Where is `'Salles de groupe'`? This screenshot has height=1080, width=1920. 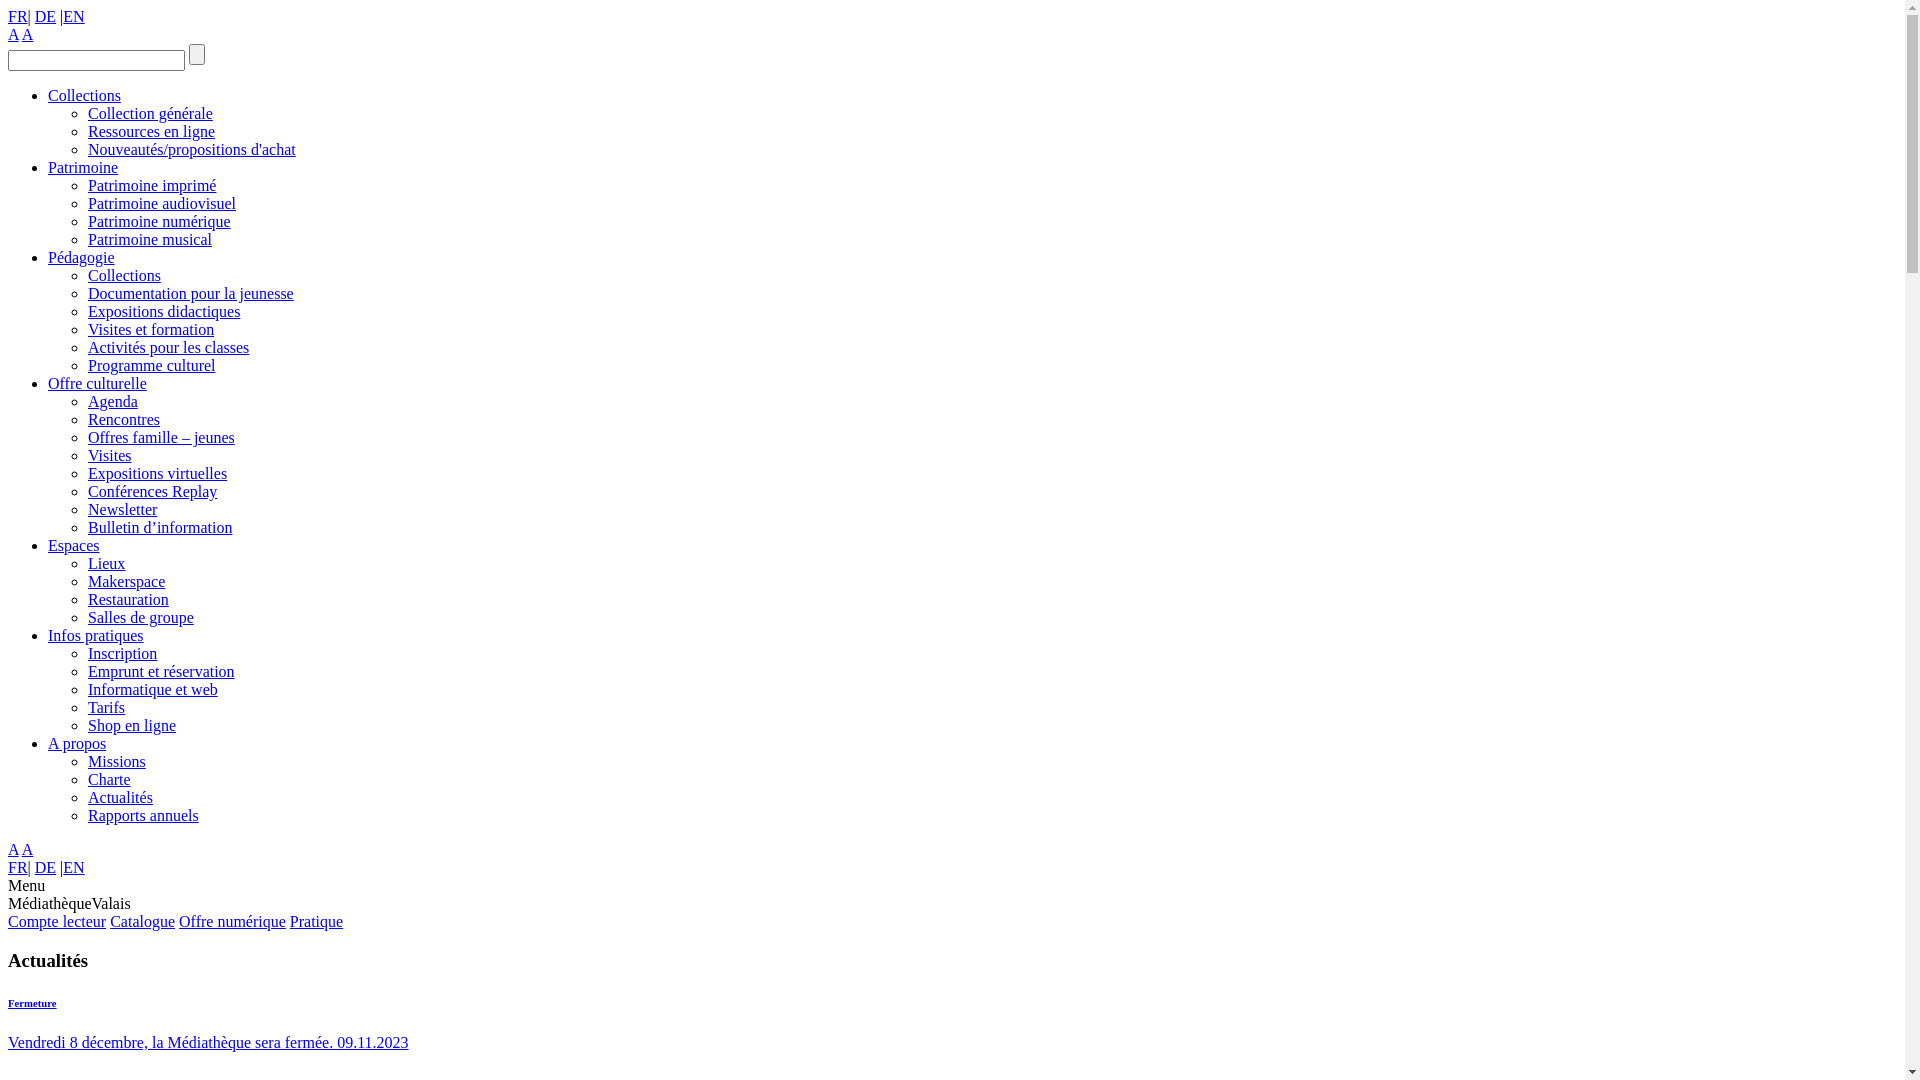
'Salles de groupe' is located at coordinates (86, 616).